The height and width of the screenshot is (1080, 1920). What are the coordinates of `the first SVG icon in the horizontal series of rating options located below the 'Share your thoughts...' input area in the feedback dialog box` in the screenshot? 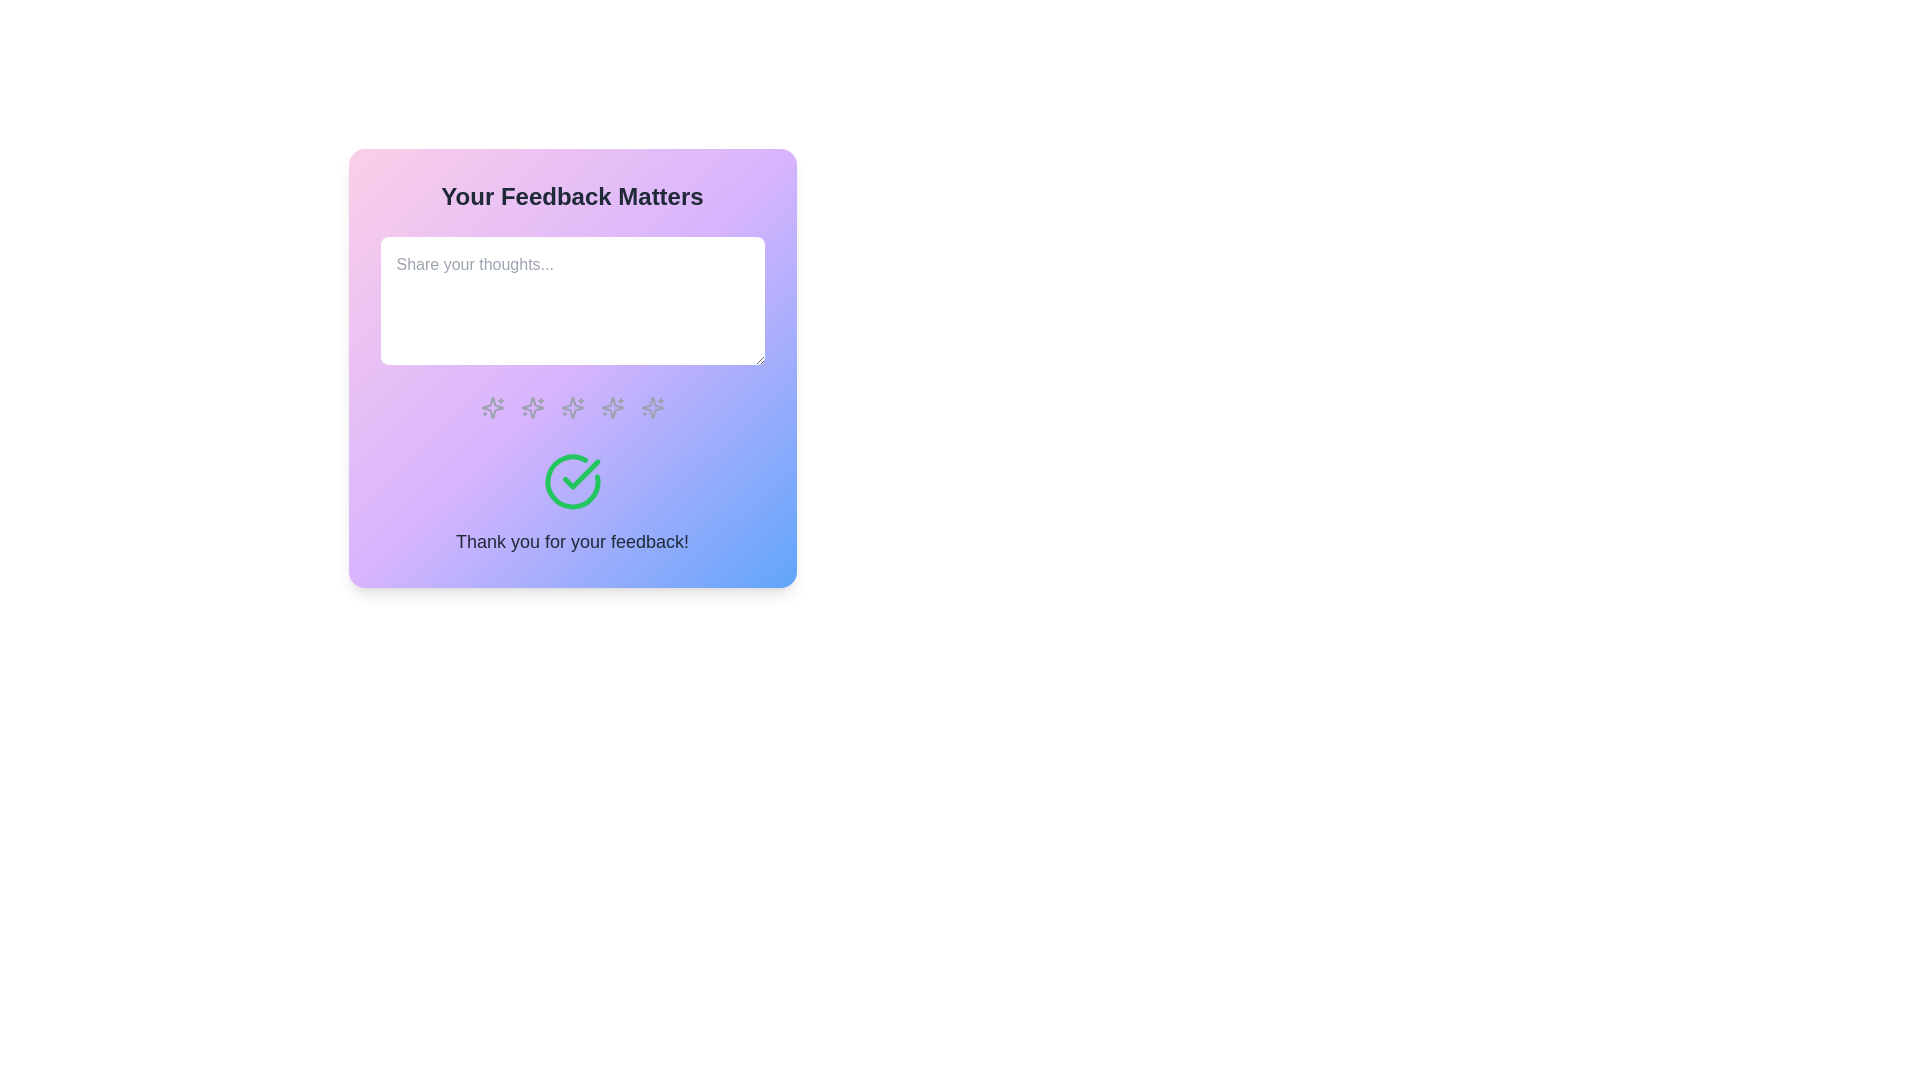 It's located at (532, 407).